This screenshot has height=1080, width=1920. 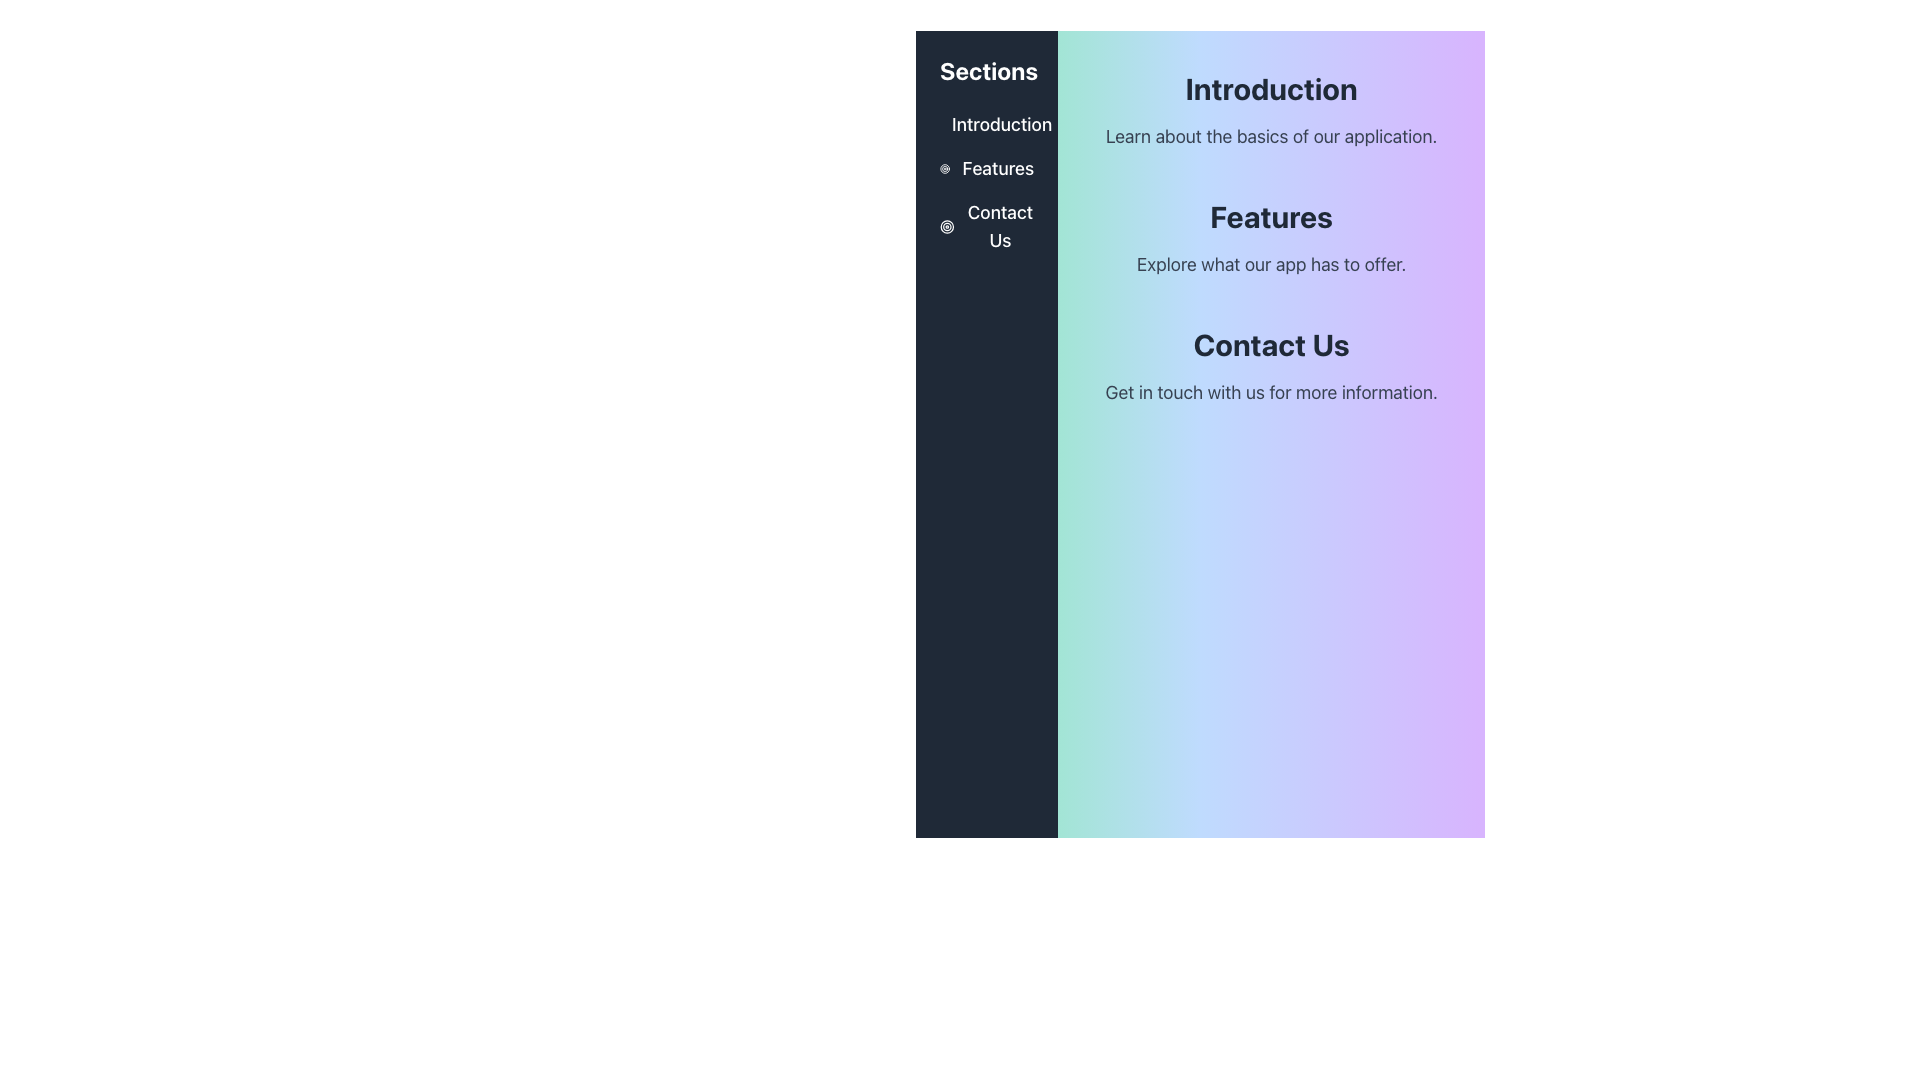 I want to click on the 'Contact Us' hyperlink located in the sidebar menu to activate the underline hover effect, so click(x=1000, y=226).